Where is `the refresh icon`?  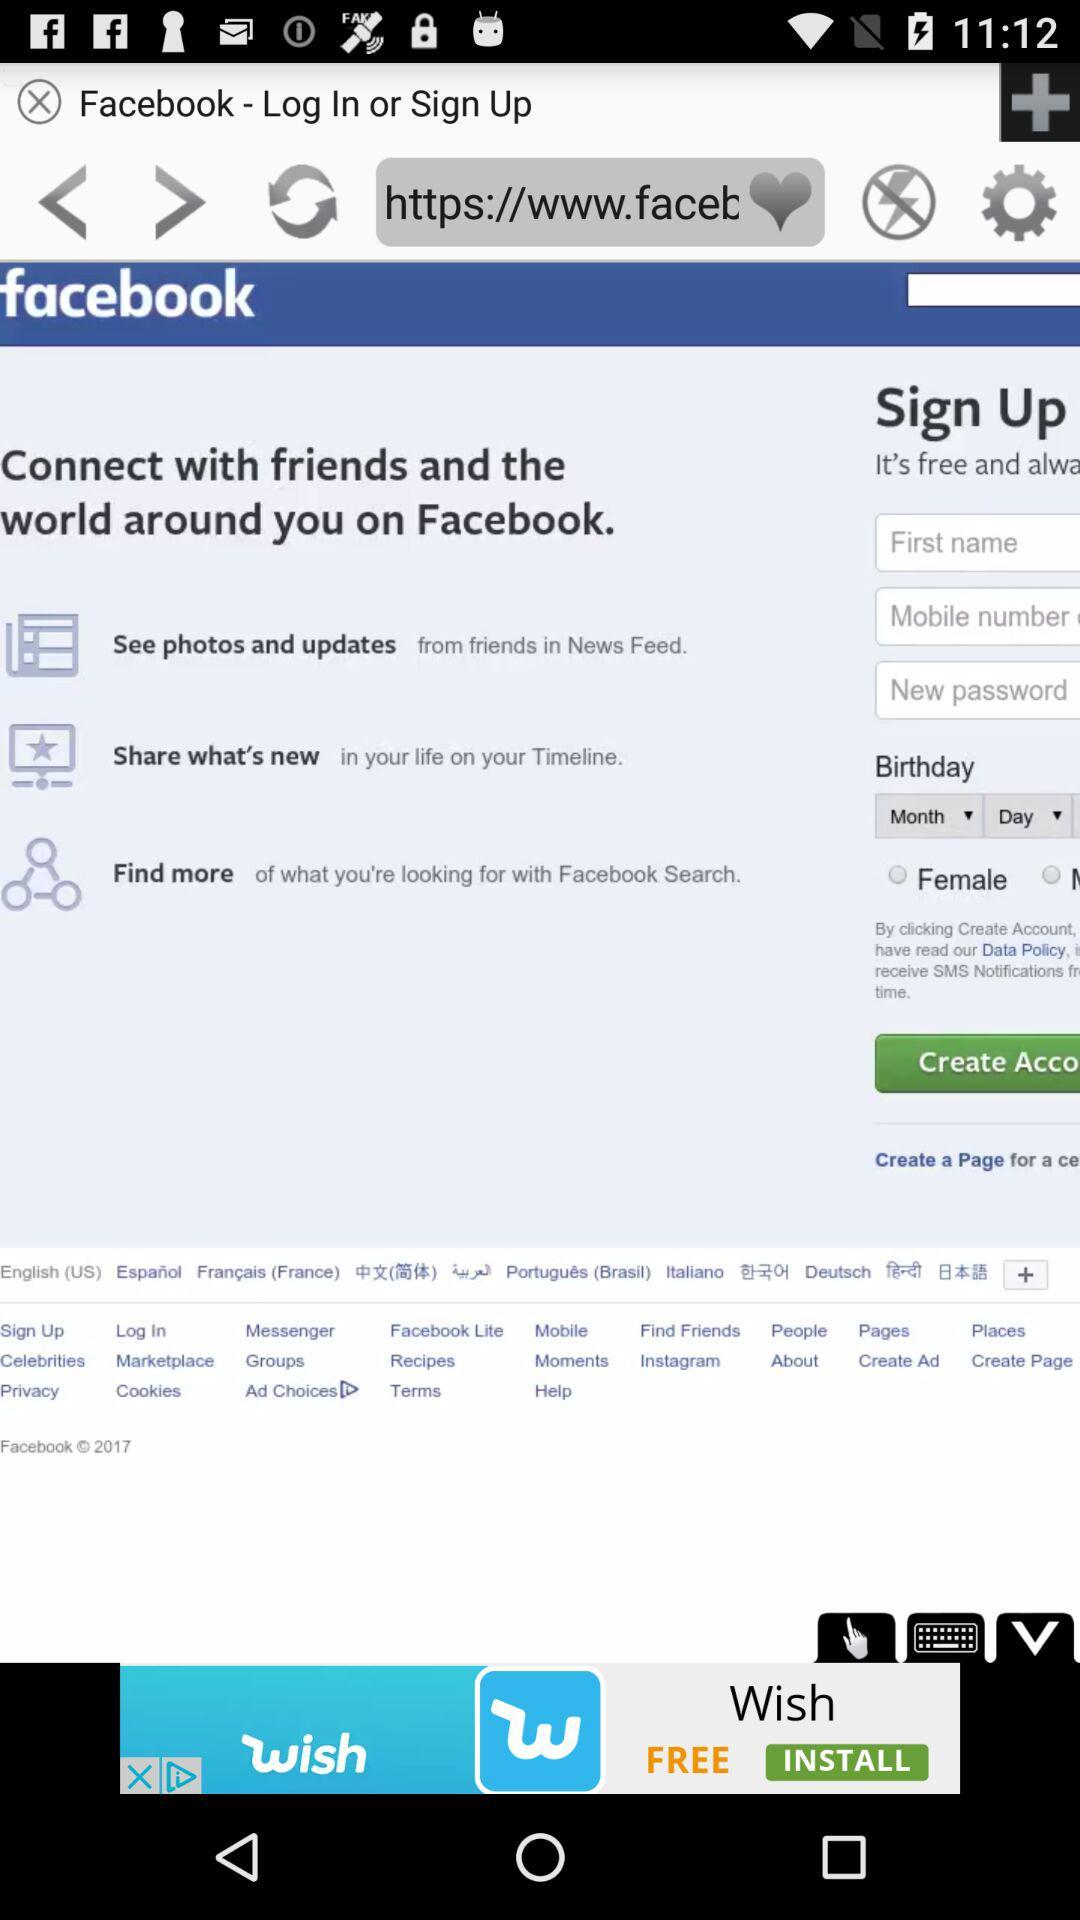 the refresh icon is located at coordinates (301, 216).